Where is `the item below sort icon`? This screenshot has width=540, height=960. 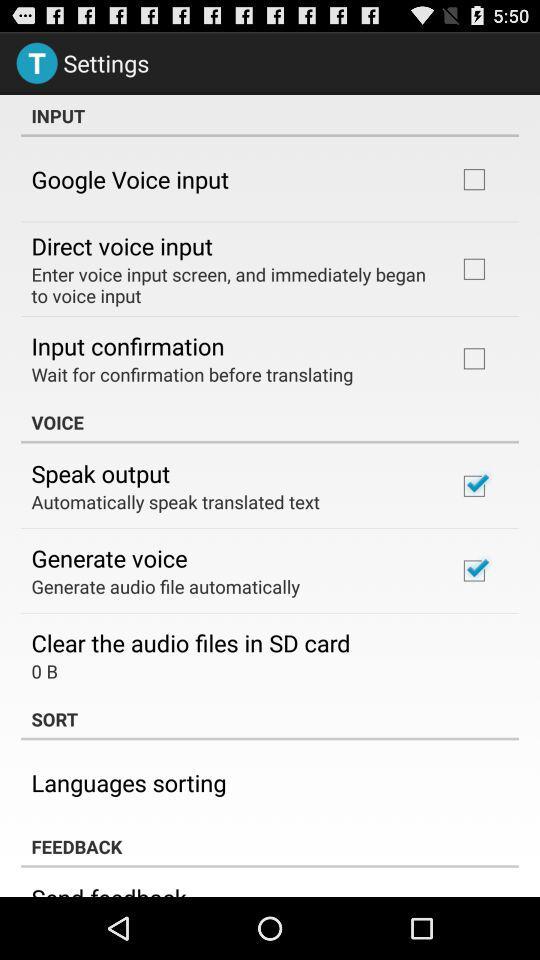 the item below sort icon is located at coordinates (129, 782).